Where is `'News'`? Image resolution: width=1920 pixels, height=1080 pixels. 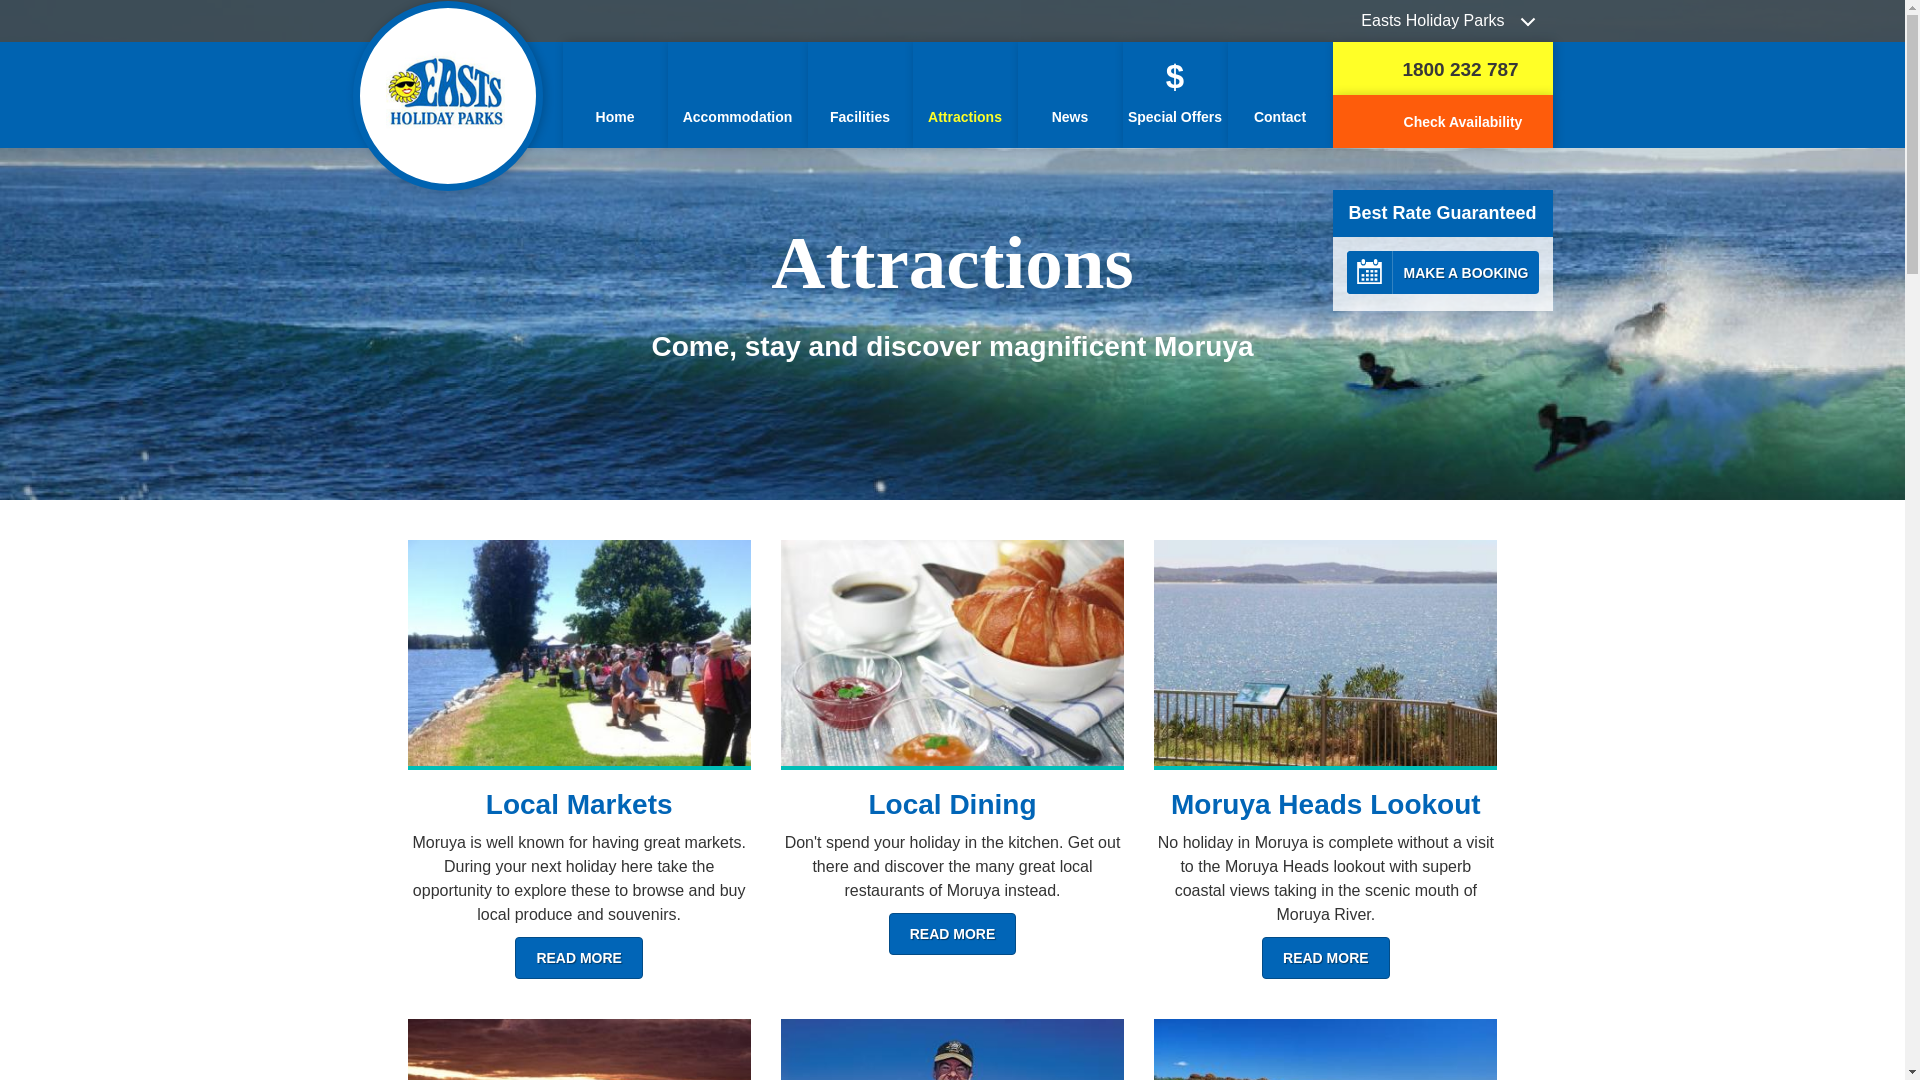
'News' is located at coordinates (1069, 95).